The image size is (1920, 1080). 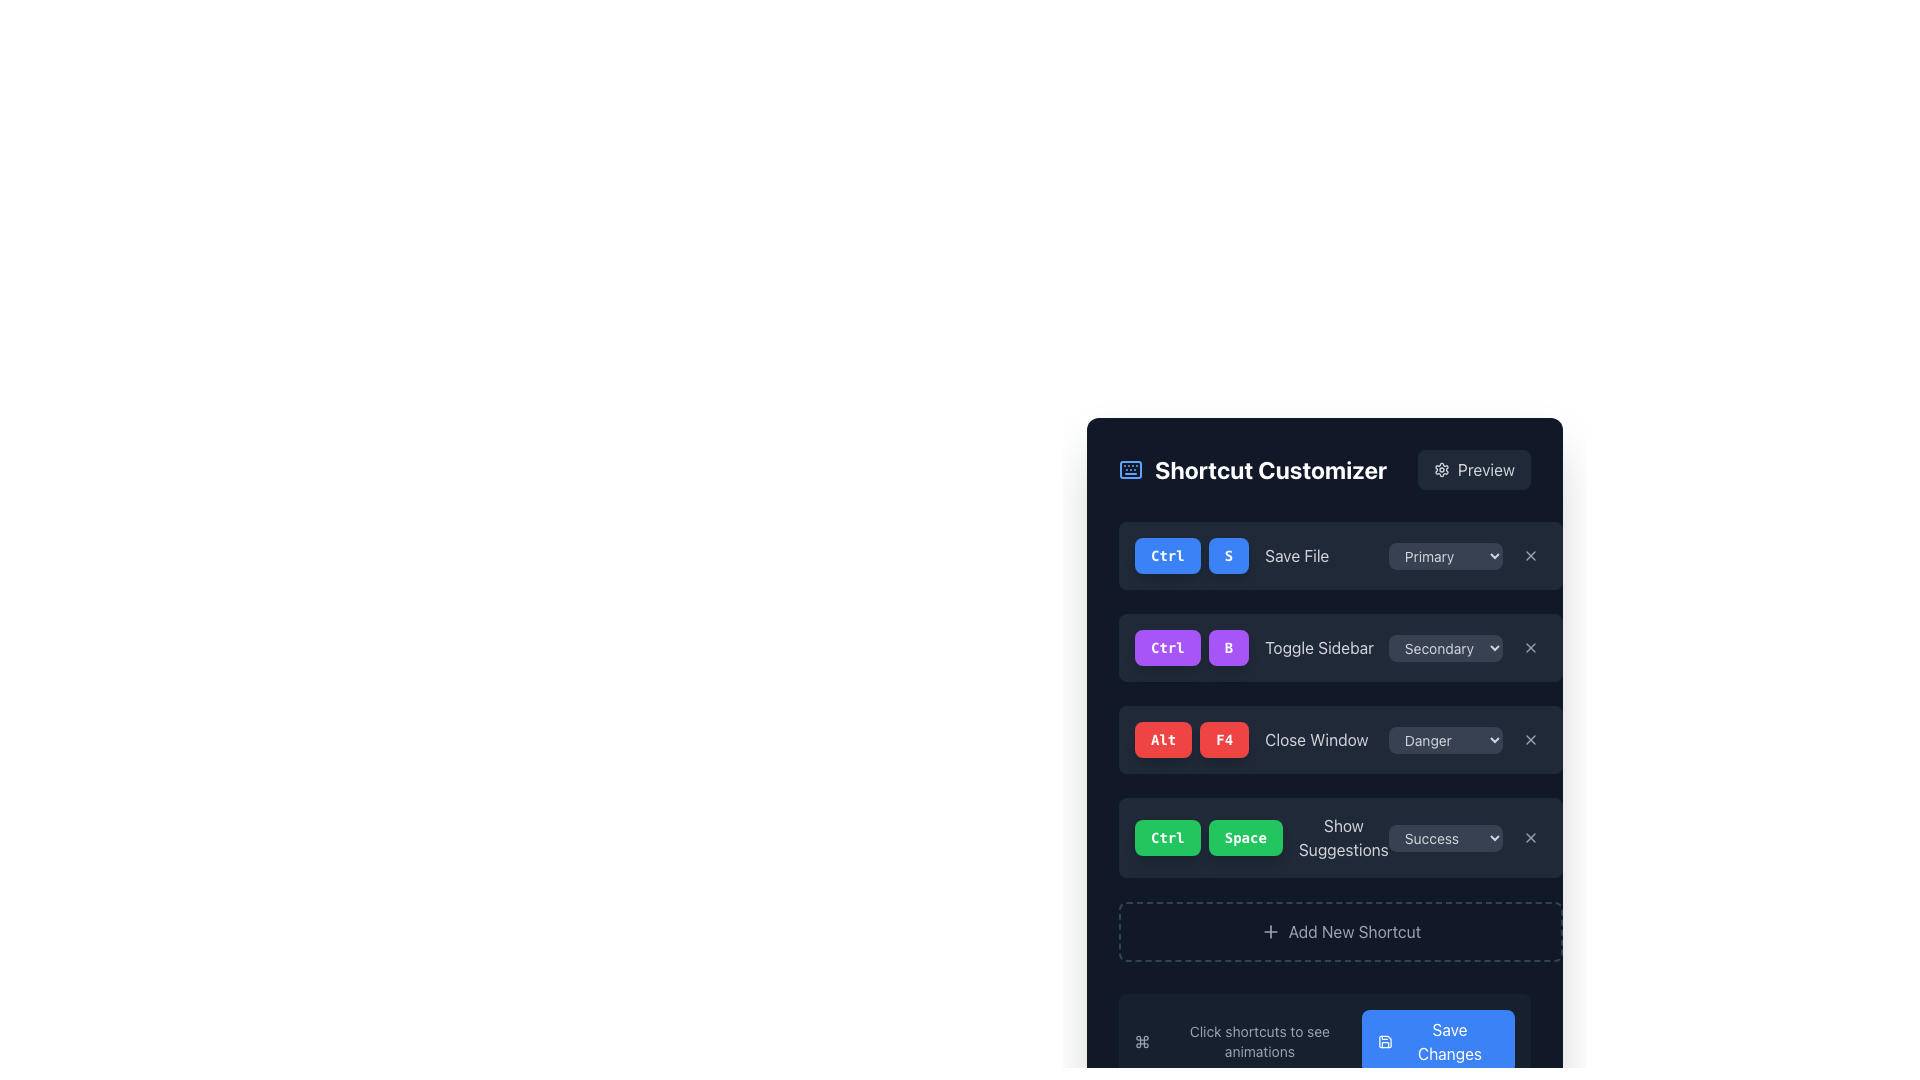 What do you see at coordinates (1167, 648) in the screenshot?
I see `the 'Ctrl' button, which is a rectangular button with a rounded border, purple background, and contains the text 'Ctrl' in bold, white monospace font, located to the left of the 'B' button in the shortcut customization interface` at bounding box center [1167, 648].